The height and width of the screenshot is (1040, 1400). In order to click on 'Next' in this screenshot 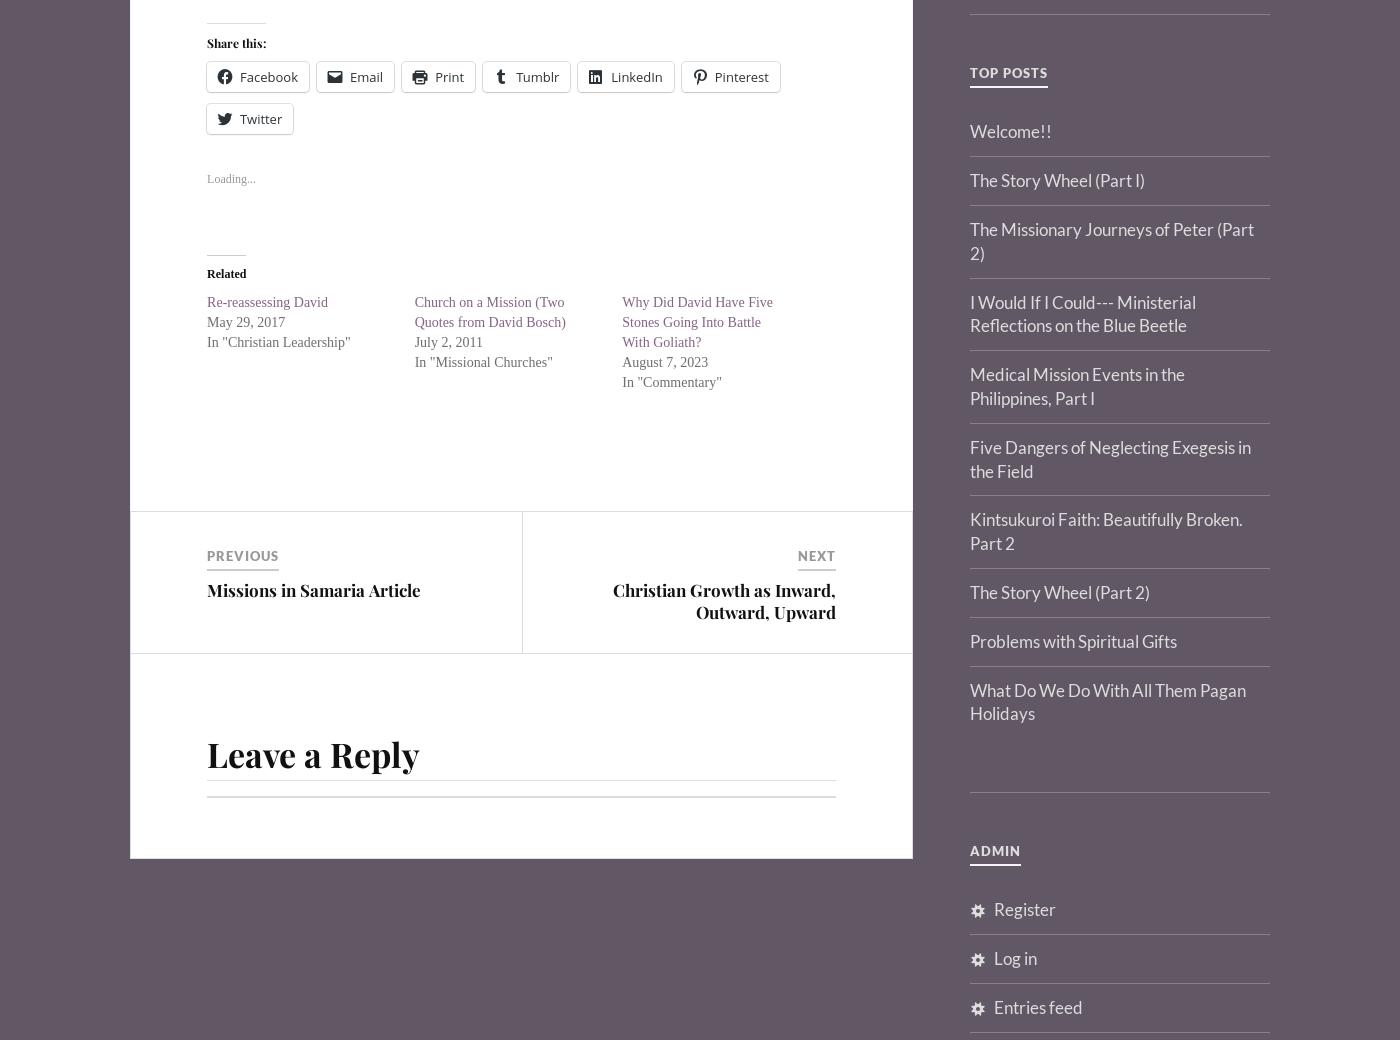, I will do `click(816, 554)`.